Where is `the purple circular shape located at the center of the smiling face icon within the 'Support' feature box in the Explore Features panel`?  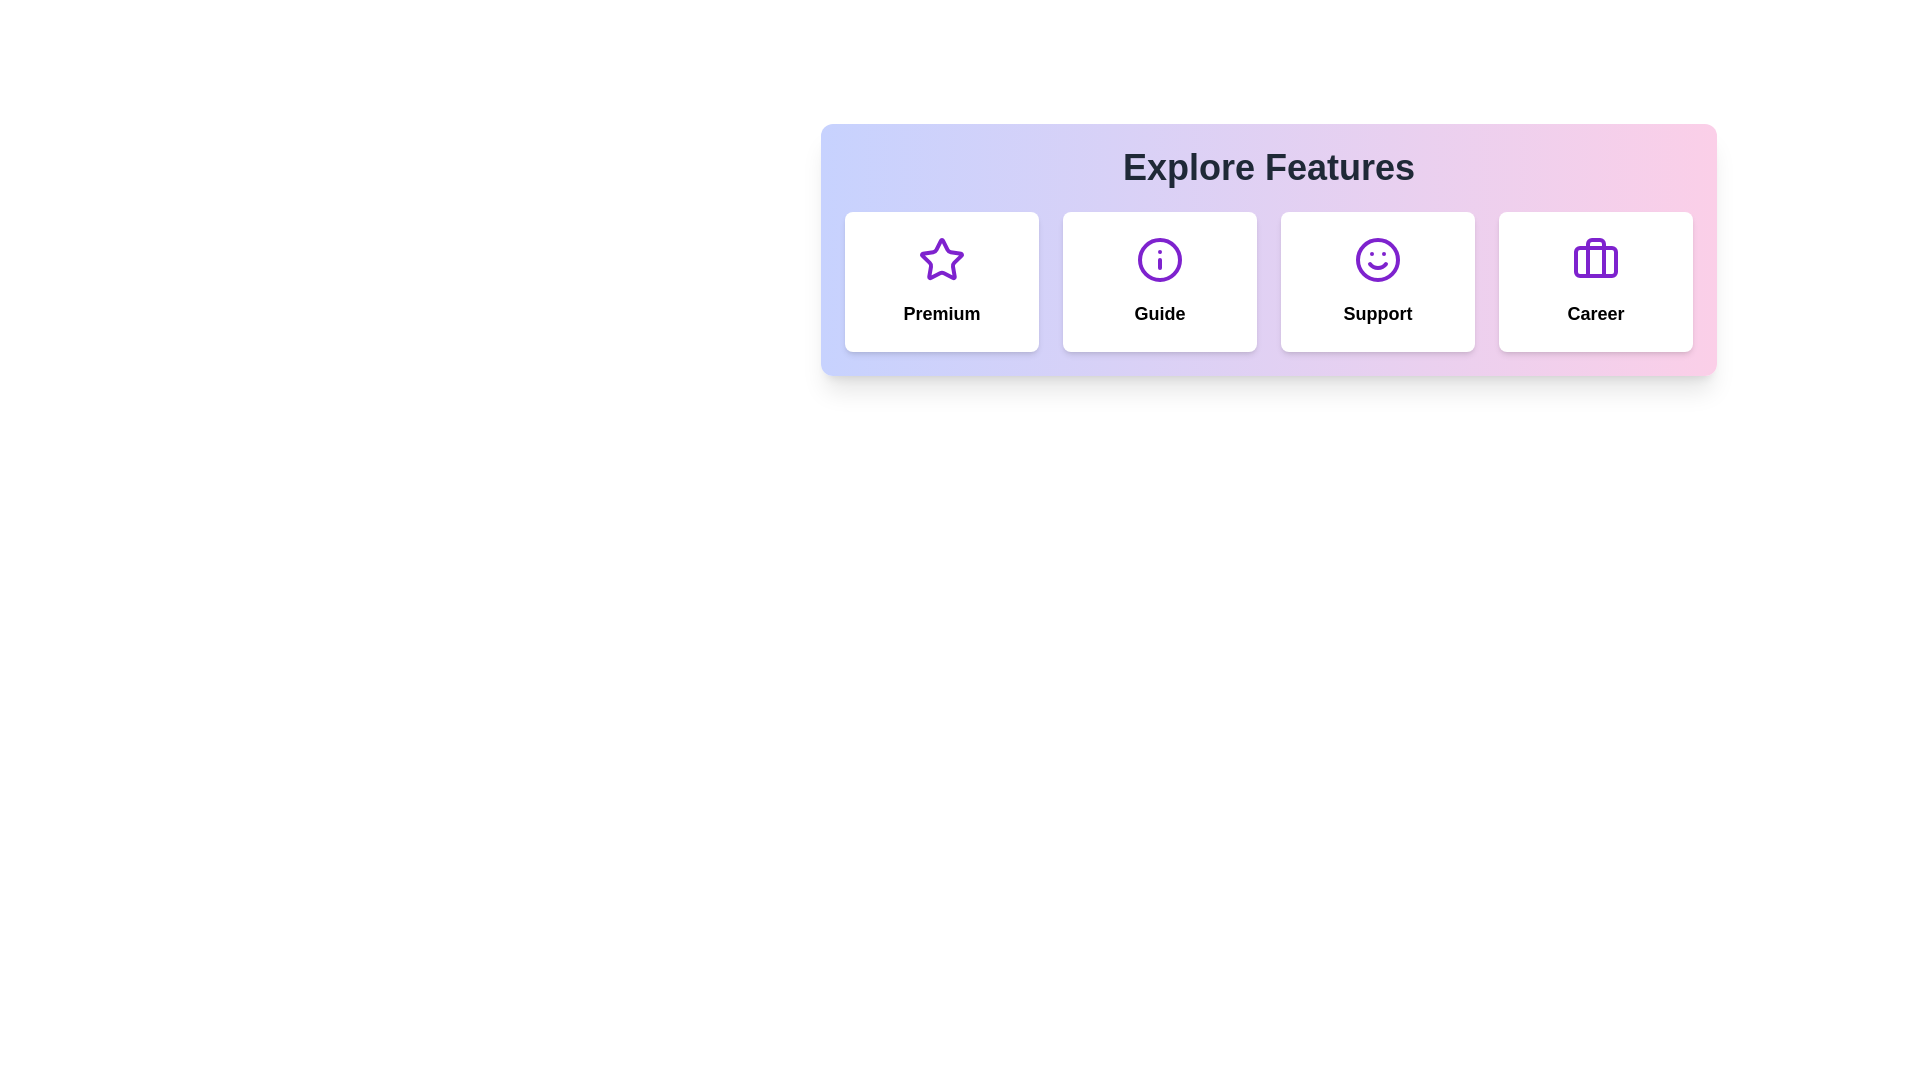 the purple circular shape located at the center of the smiling face icon within the 'Support' feature box in the Explore Features panel is located at coordinates (1376, 258).